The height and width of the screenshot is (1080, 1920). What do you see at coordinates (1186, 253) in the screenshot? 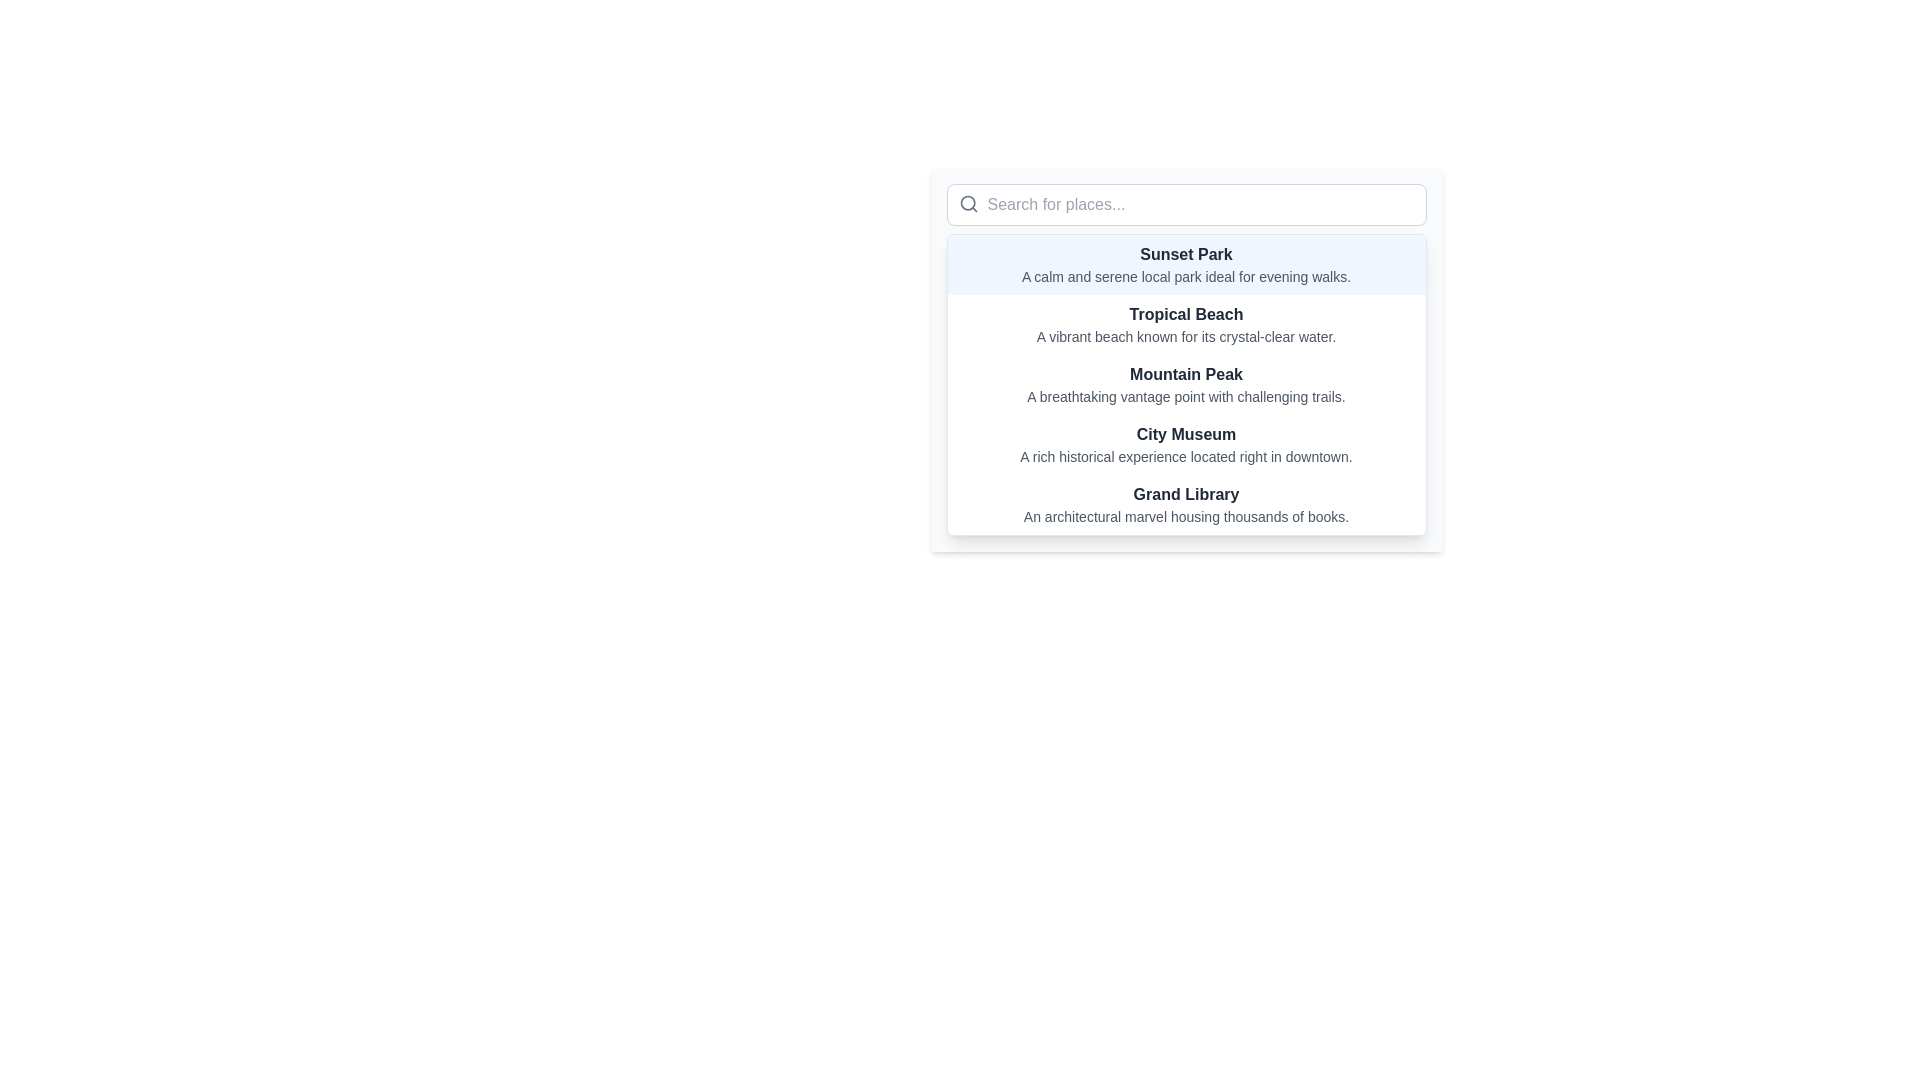
I see `the Text label that serves as the title or name representation of a place within a list` at bounding box center [1186, 253].